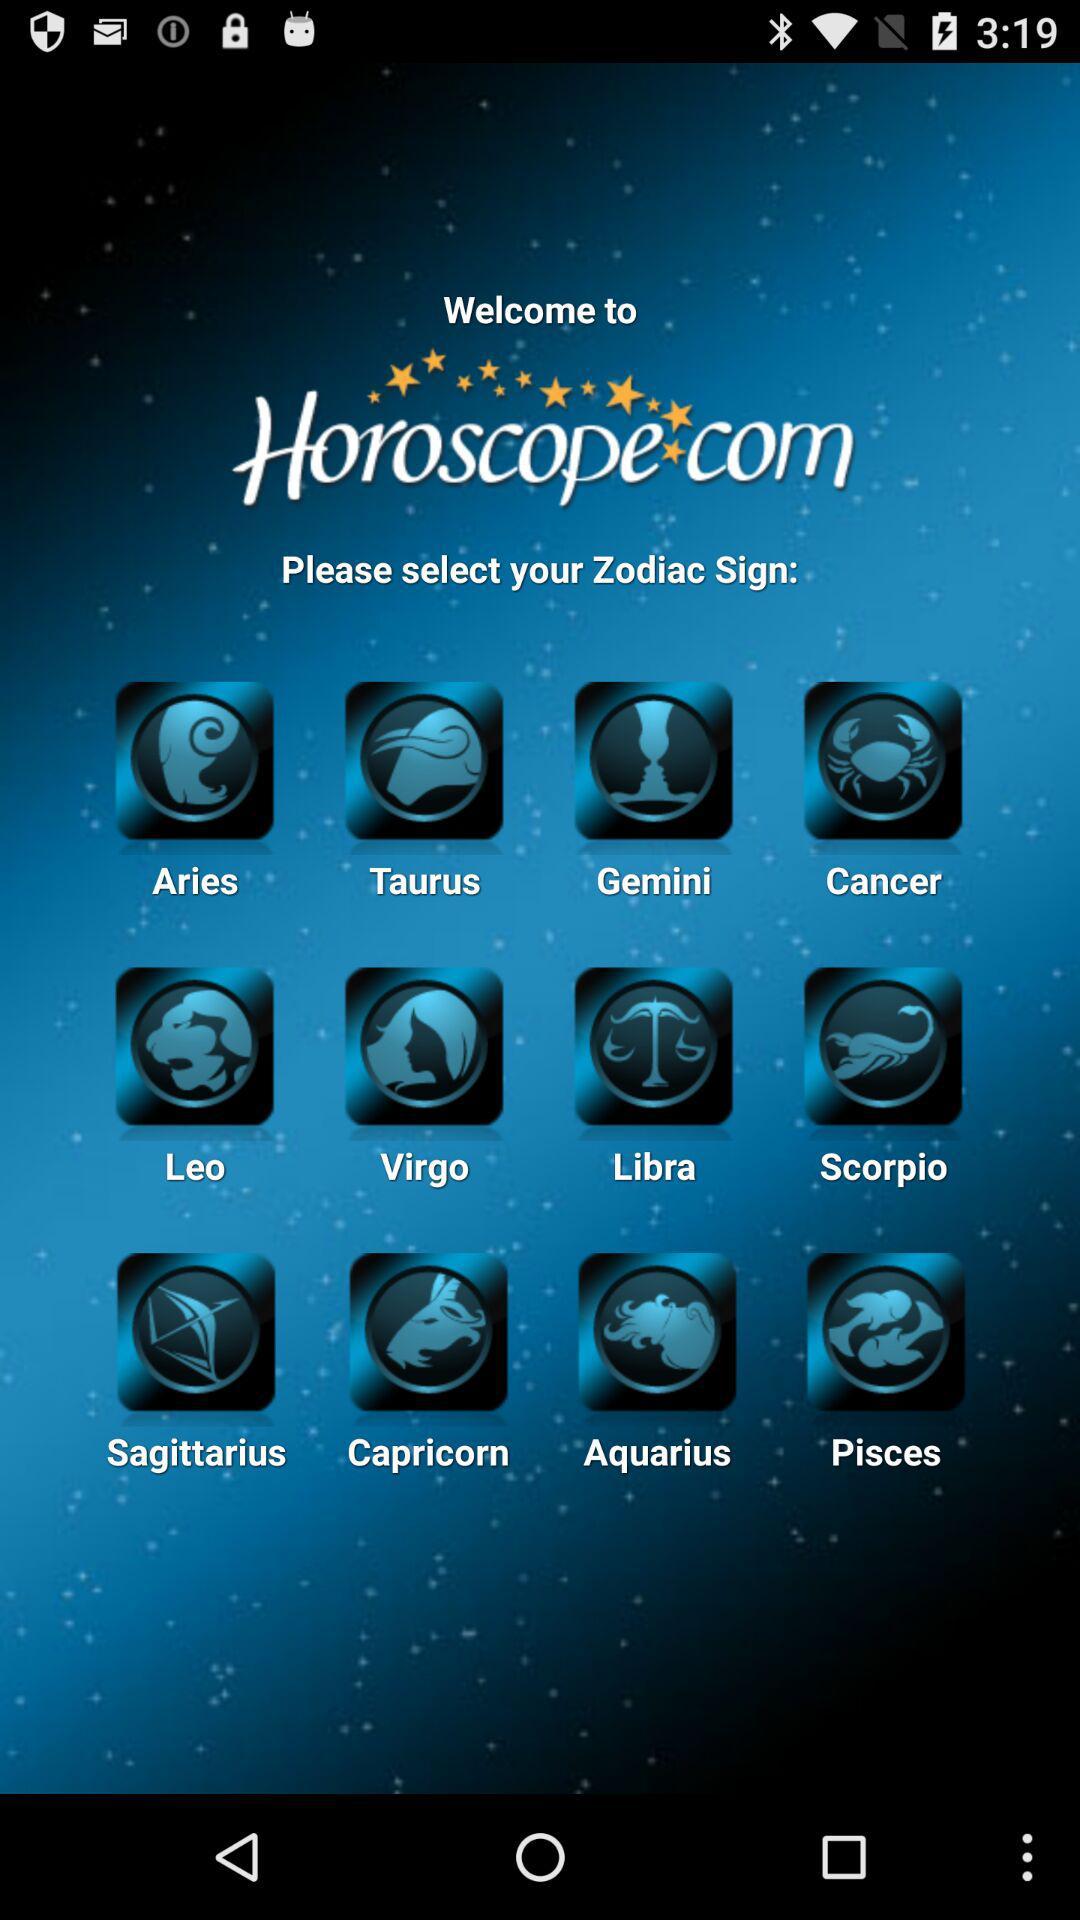 Image resolution: width=1080 pixels, height=1920 pixels. What do you see at coordinates (885, 1329) in the screenshot?
I see `show the details` at bounding box center [885, 1329].